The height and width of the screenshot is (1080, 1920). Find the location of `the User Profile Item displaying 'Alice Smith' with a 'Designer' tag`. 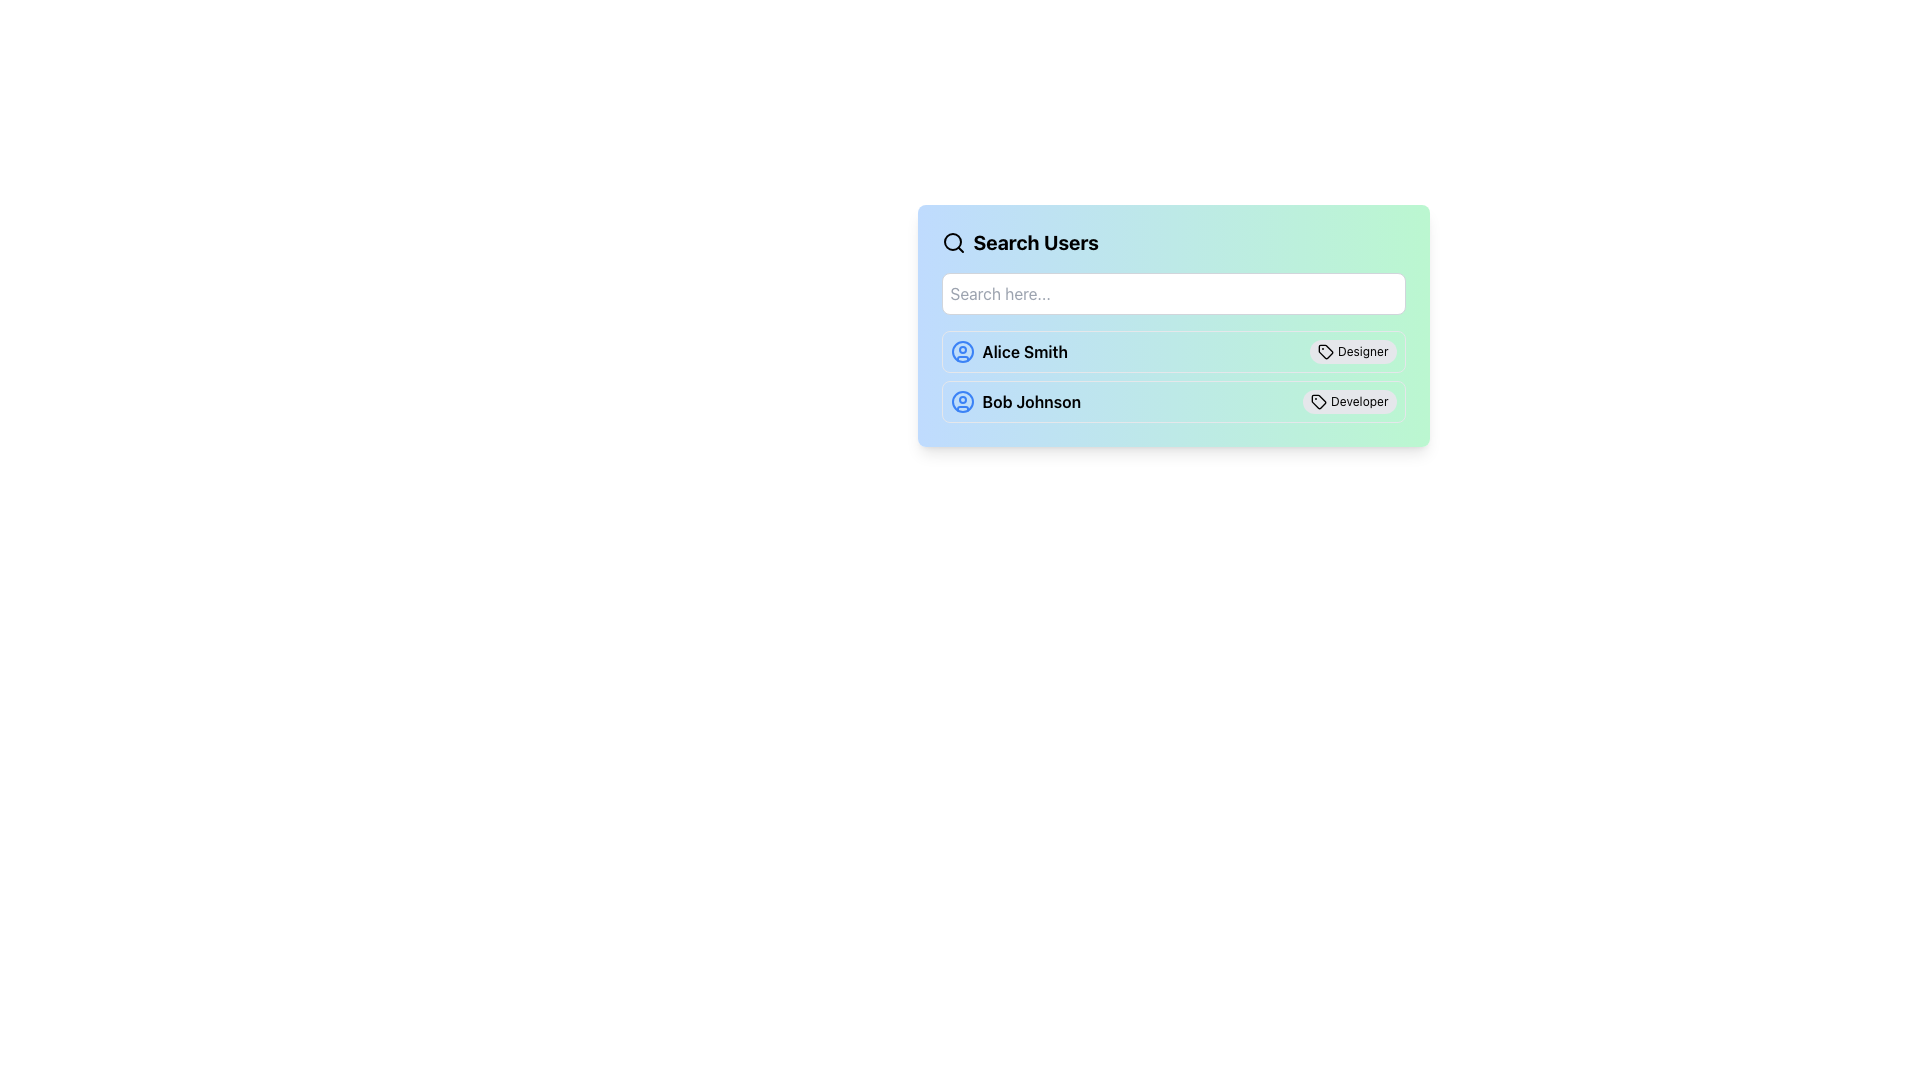

the User Profile Item displaying 'Alice Smith' with a 'Designer' tag is located at coordinates (1173, 339).